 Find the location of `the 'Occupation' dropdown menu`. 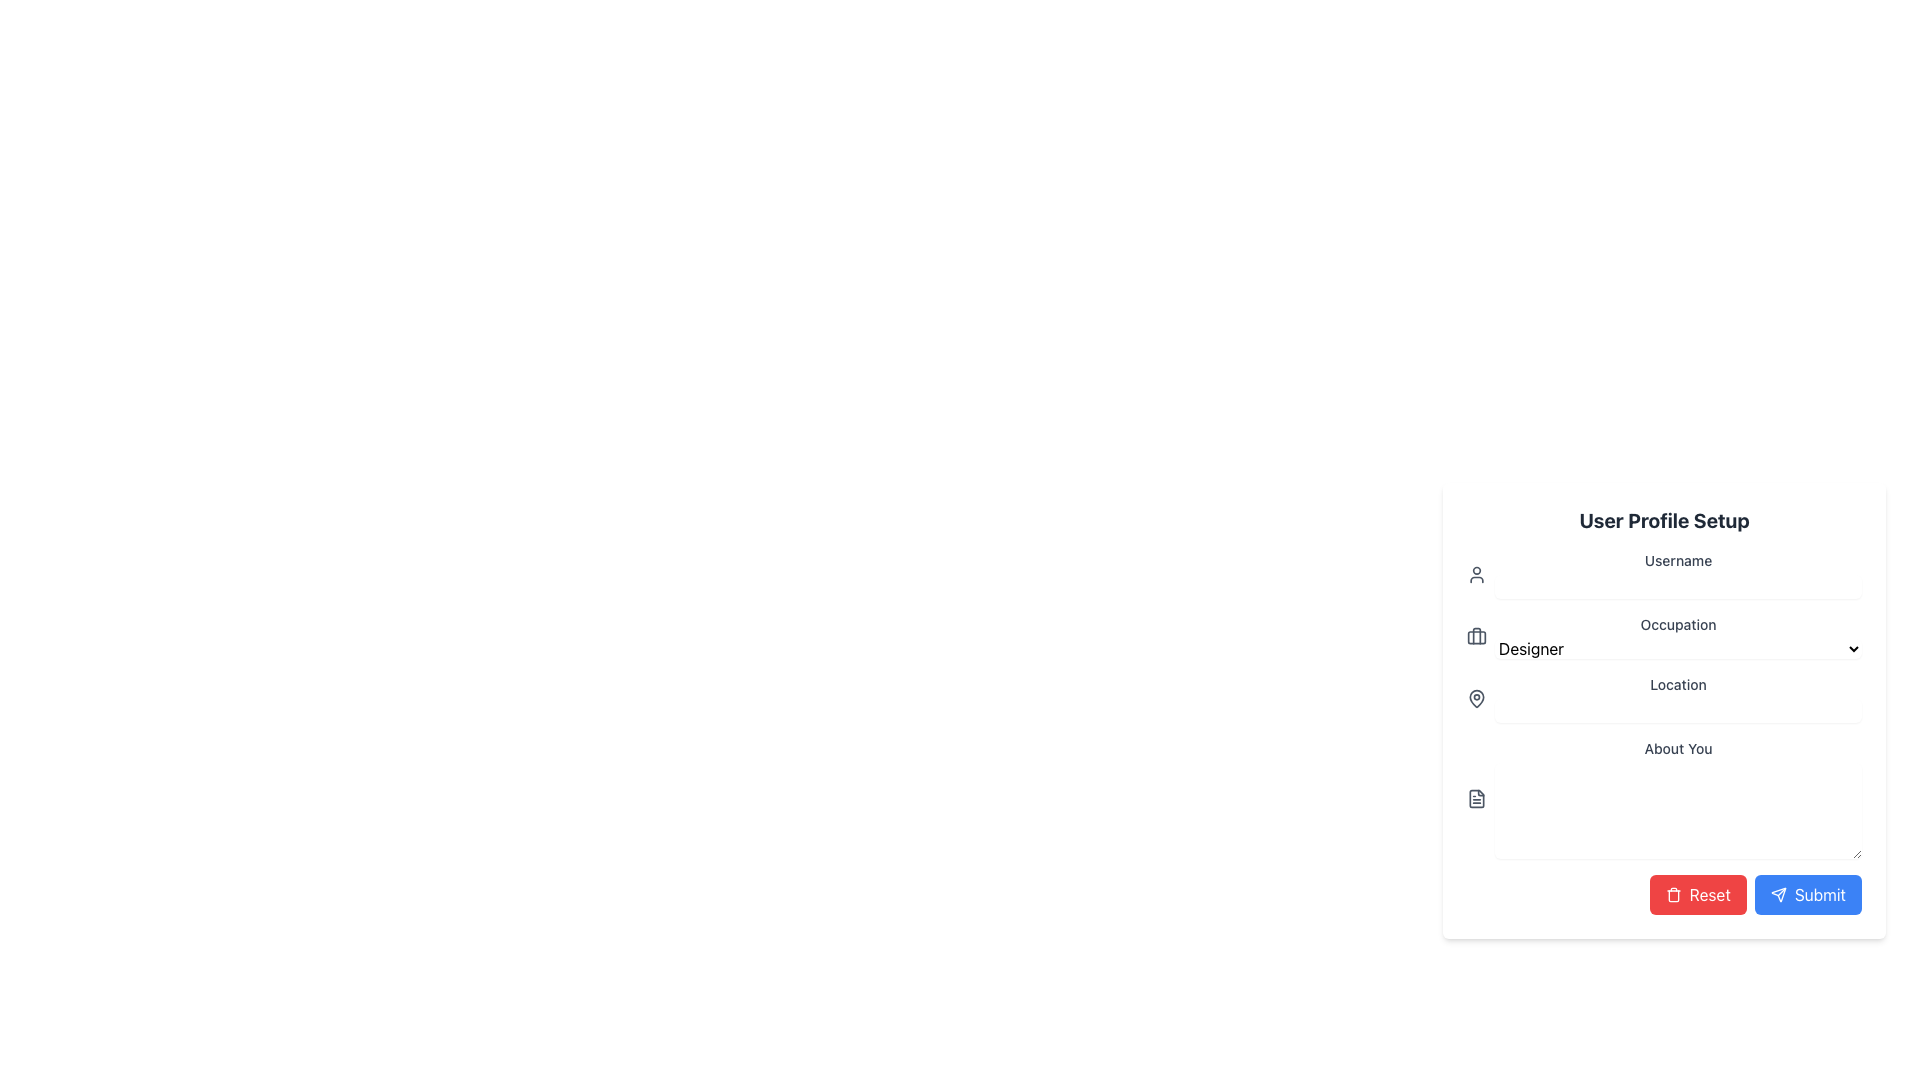

the 'Occupation' dropdown menu is located at coordinates (1664, 636).